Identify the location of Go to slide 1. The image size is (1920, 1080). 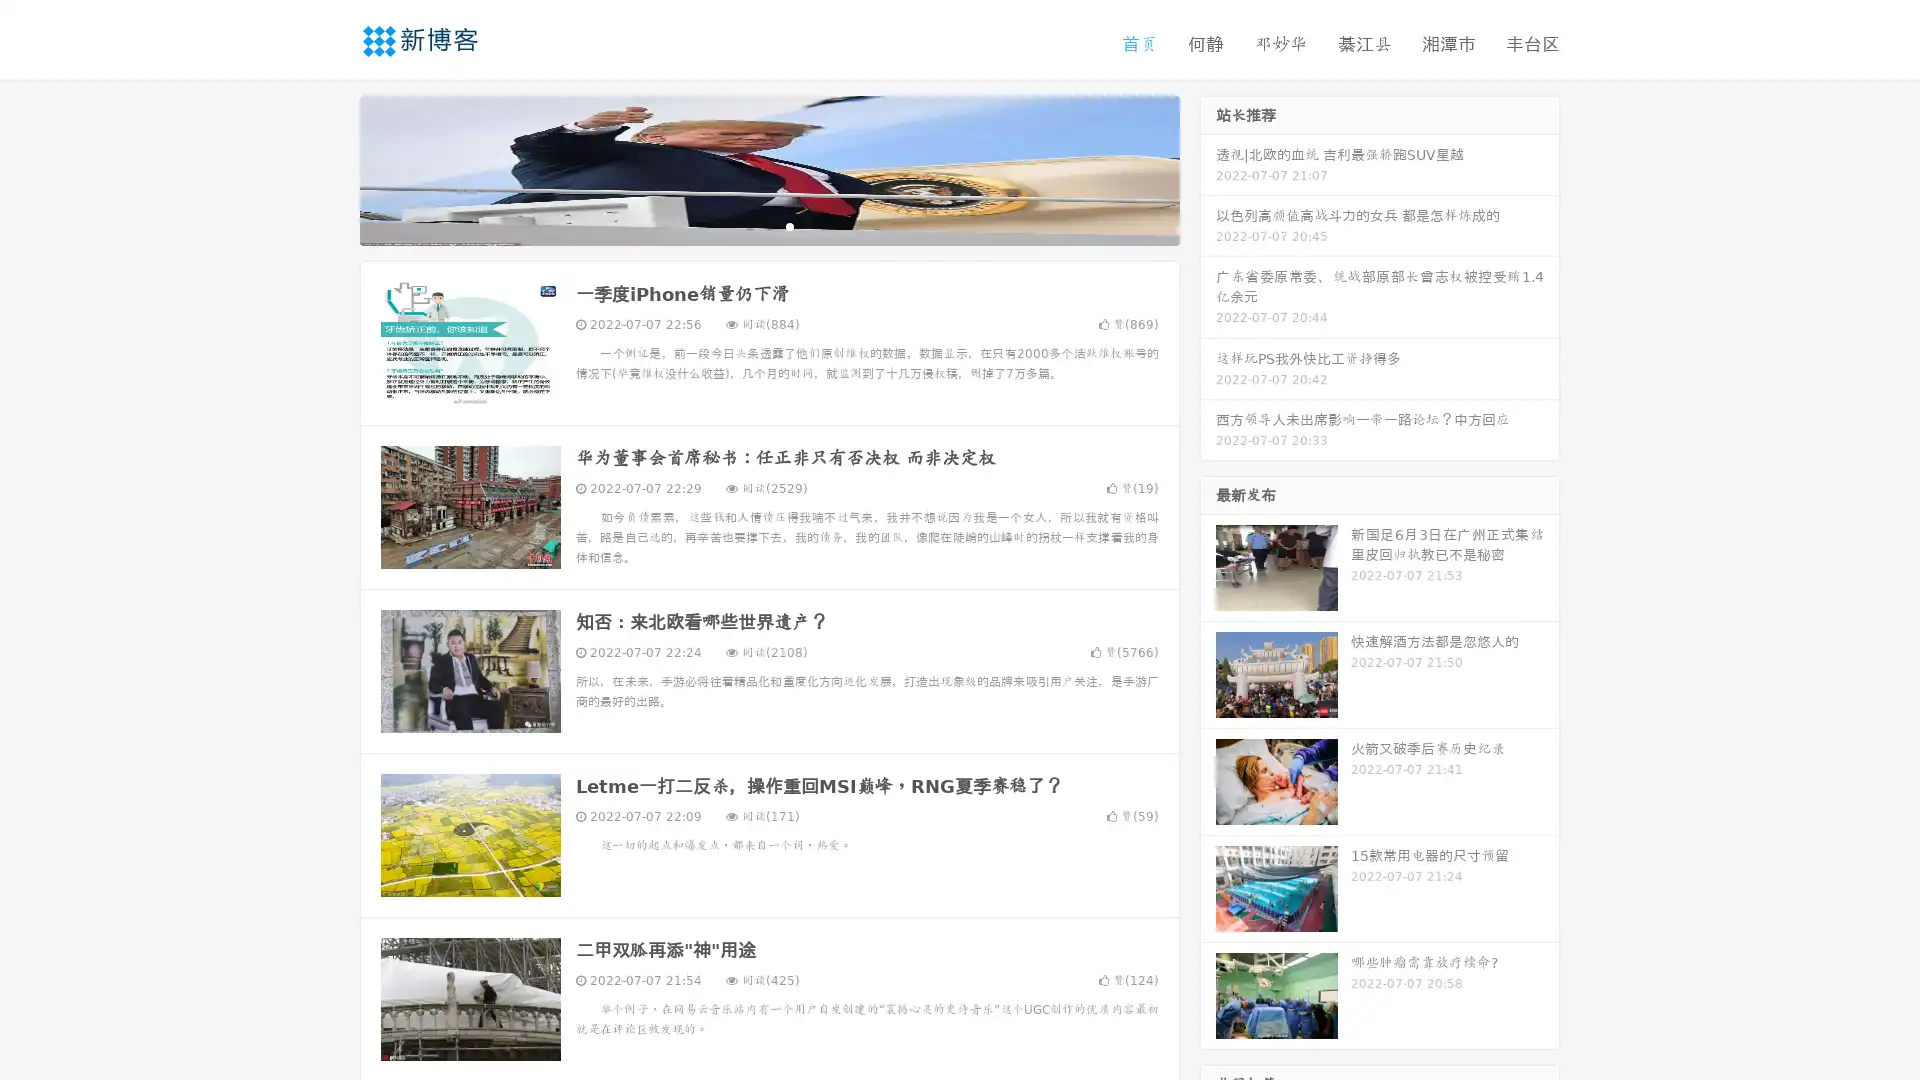
(748, 225).